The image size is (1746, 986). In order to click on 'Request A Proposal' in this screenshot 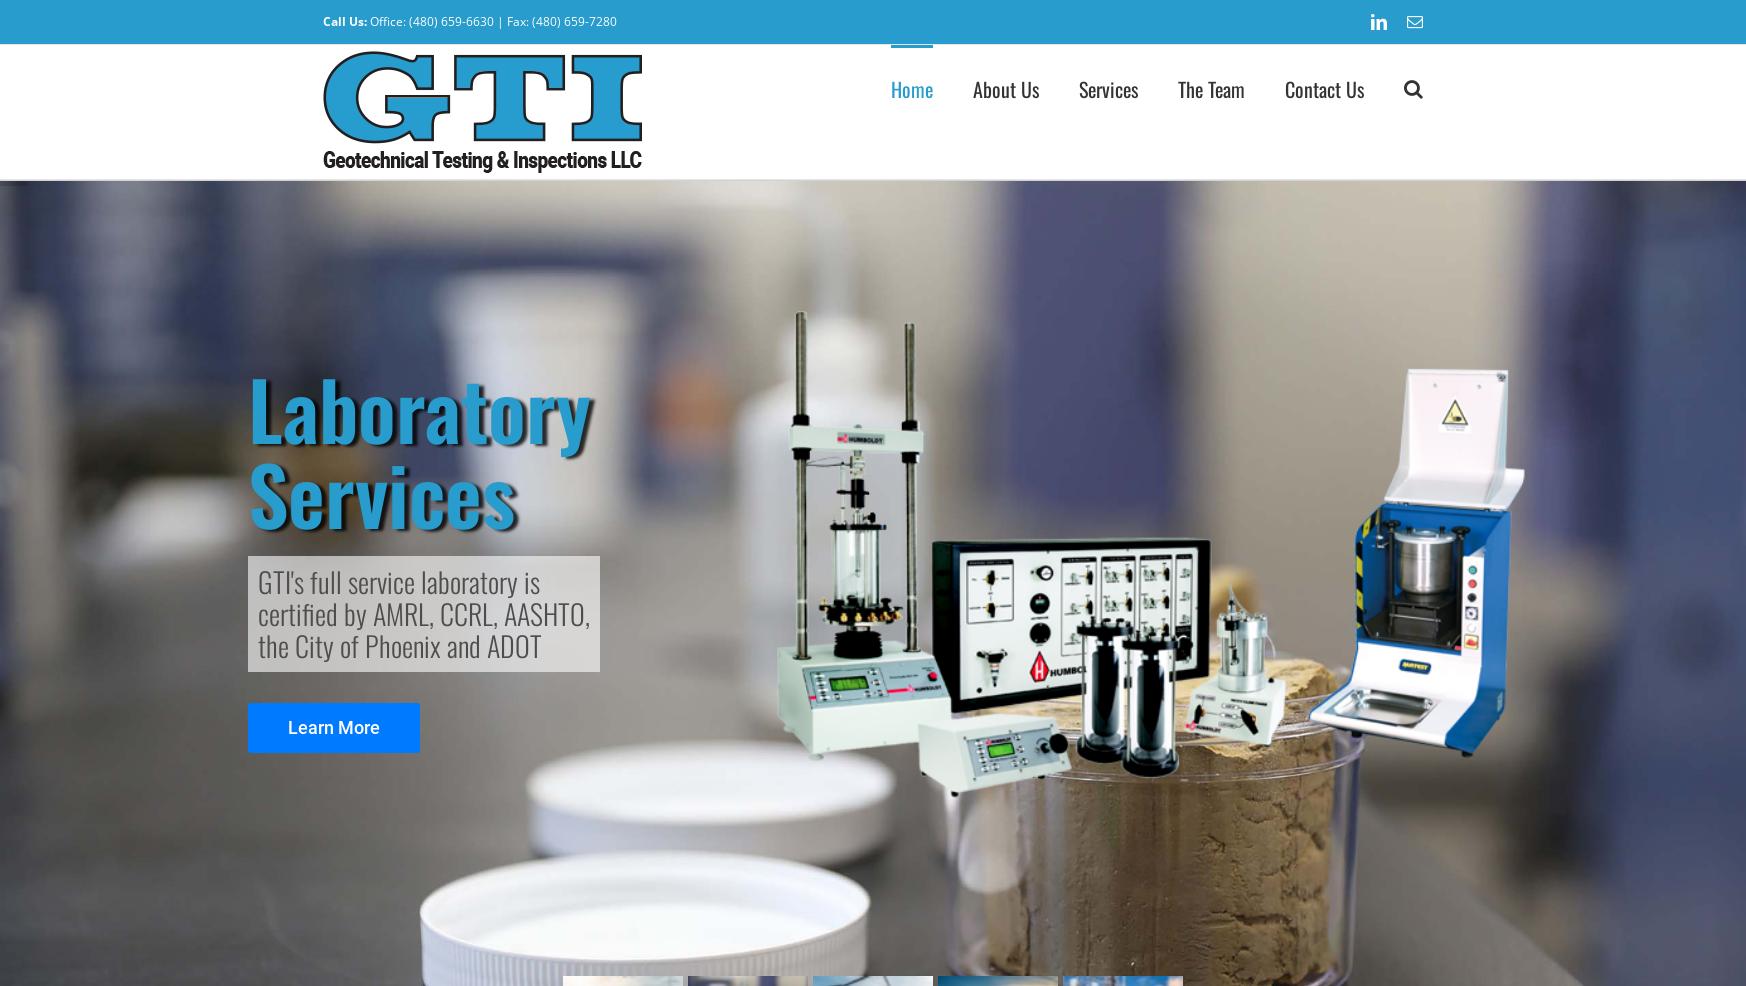, I will do `click(1164, 181)`.